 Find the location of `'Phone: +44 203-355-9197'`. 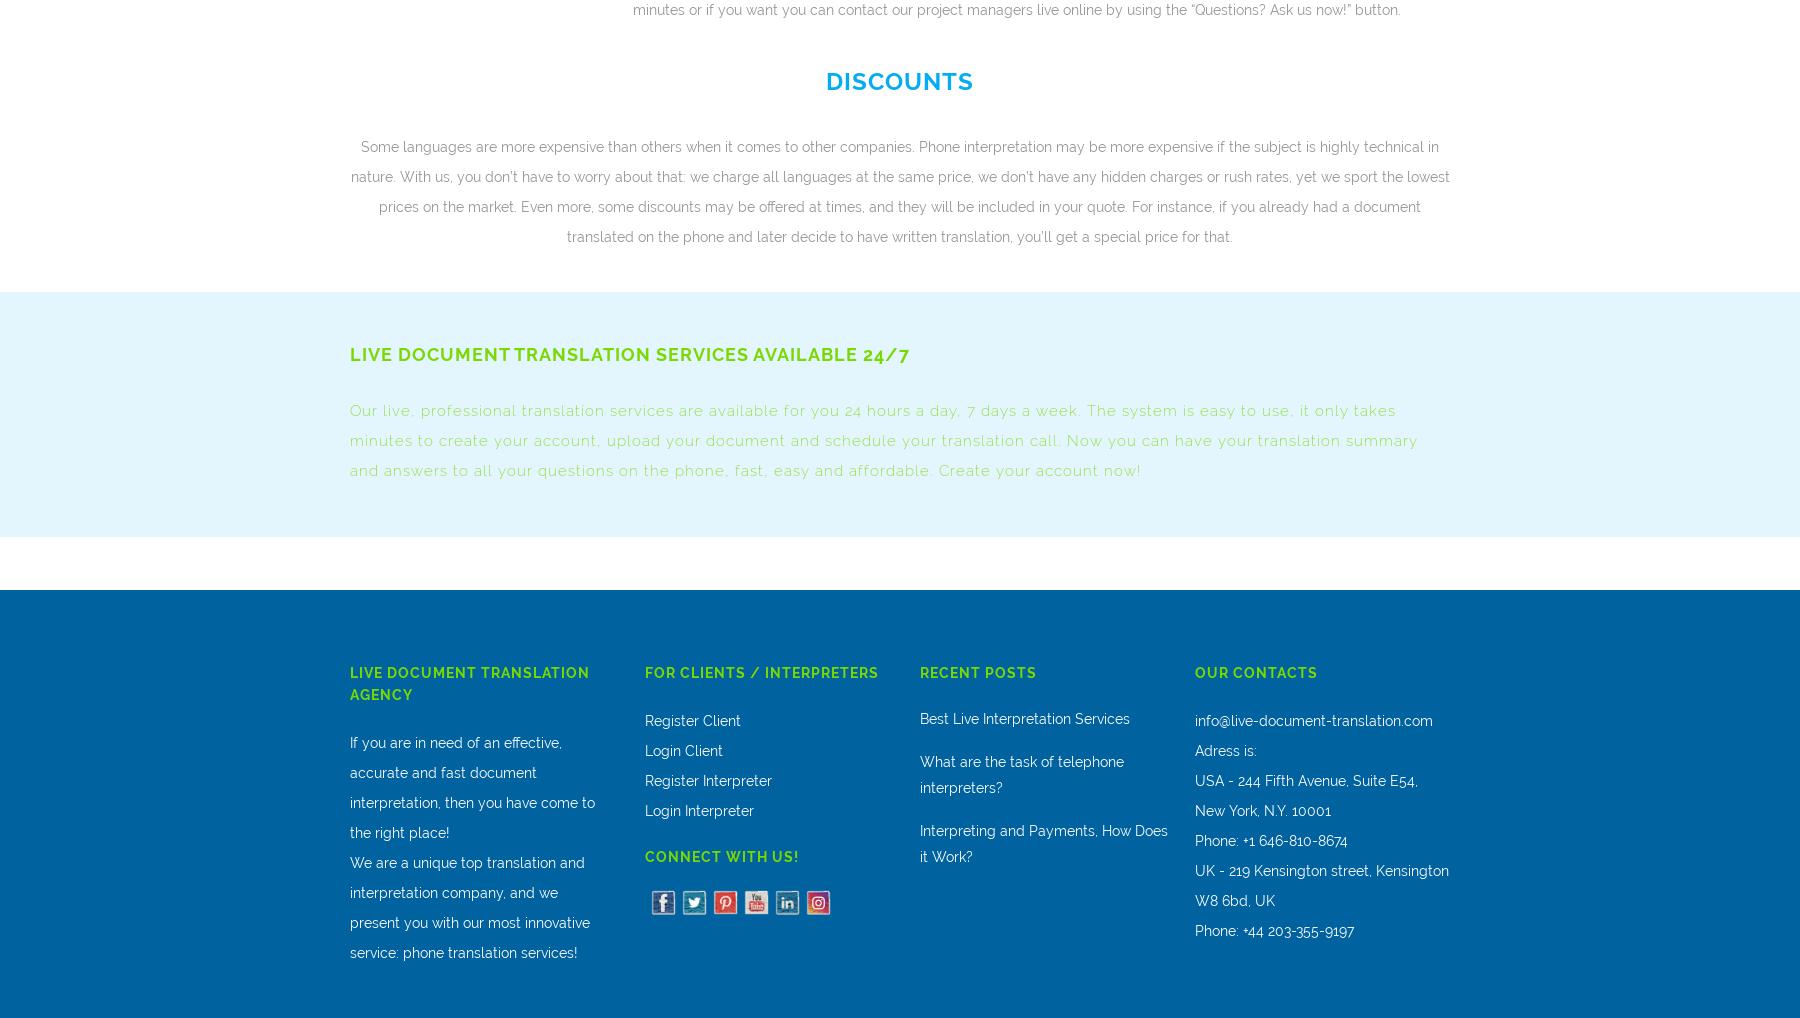

'Phone: +44 203-355-9197' is located at coordinates (1274, 929).